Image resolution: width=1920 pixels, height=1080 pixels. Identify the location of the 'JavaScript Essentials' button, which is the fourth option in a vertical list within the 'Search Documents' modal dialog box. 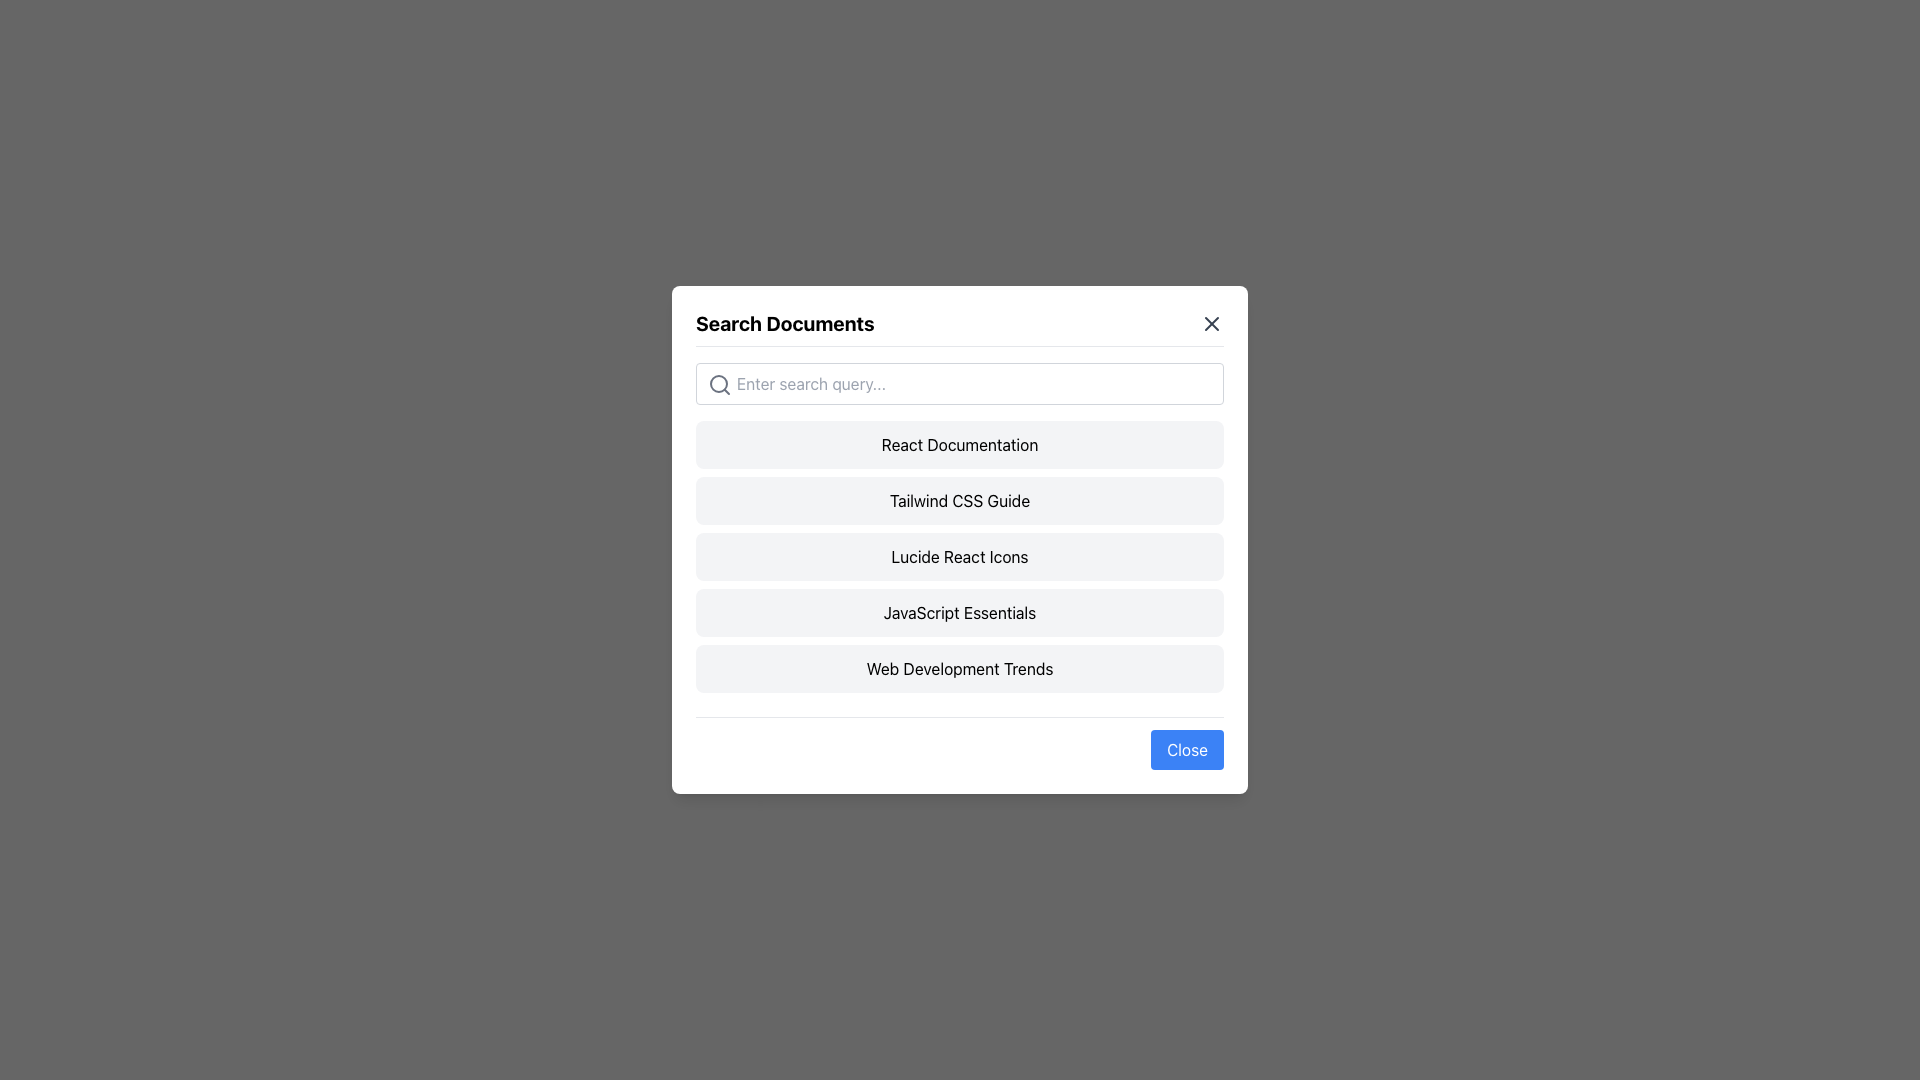
(960, 612).